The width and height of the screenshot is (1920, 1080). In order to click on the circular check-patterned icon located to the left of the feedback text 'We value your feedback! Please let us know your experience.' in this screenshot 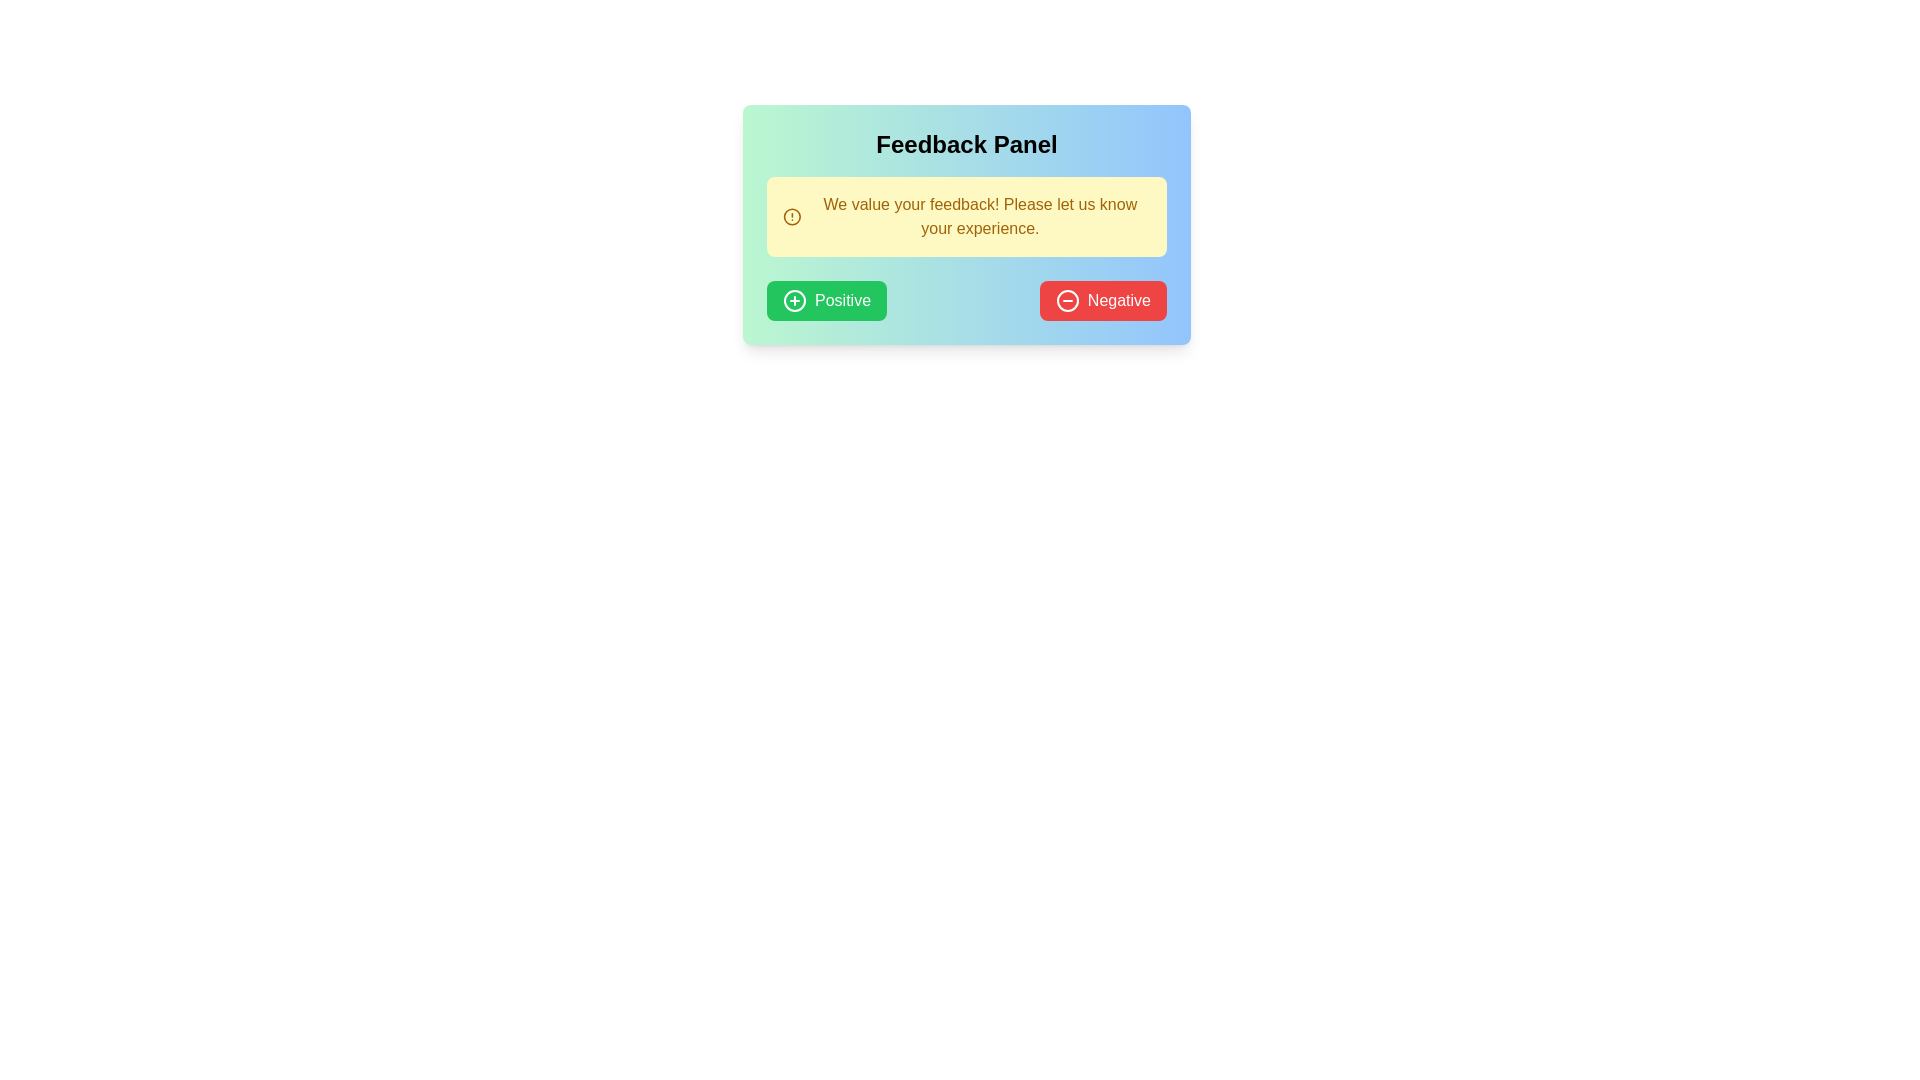, I will do `click(791, 216)`.